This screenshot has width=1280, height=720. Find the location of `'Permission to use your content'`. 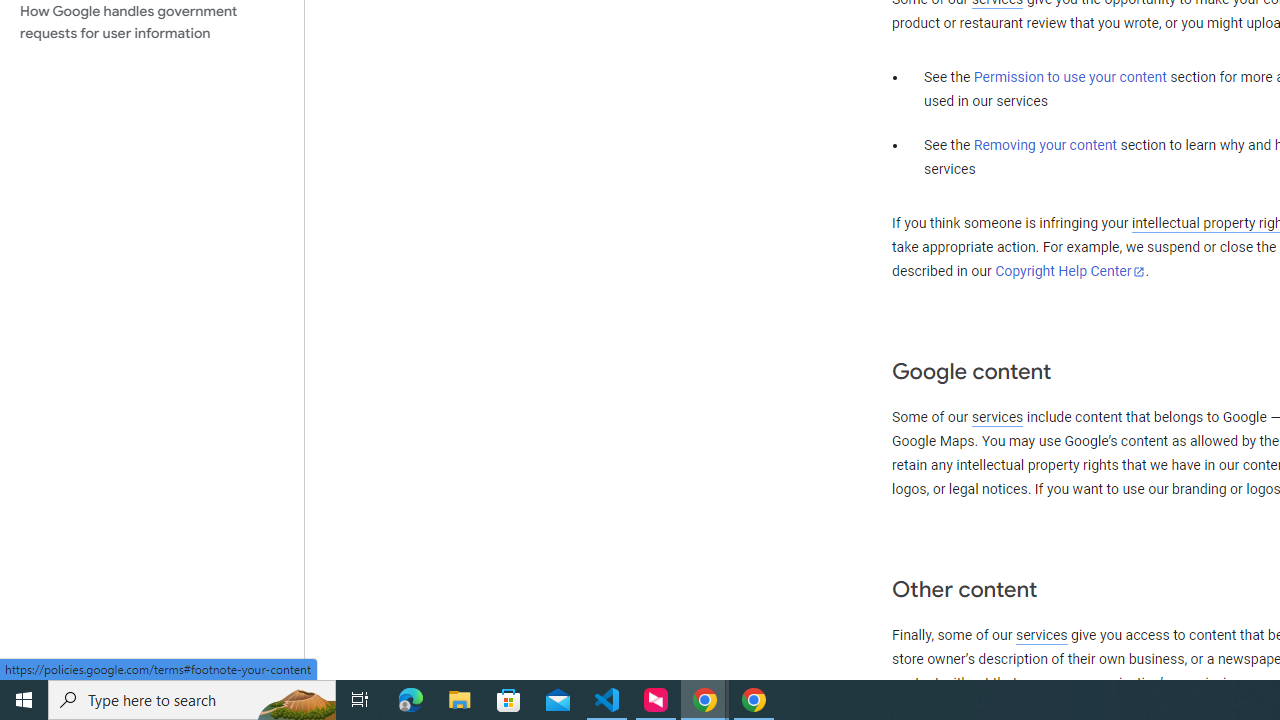

'Permission to use your content' is located at coordinates (1069, 77).